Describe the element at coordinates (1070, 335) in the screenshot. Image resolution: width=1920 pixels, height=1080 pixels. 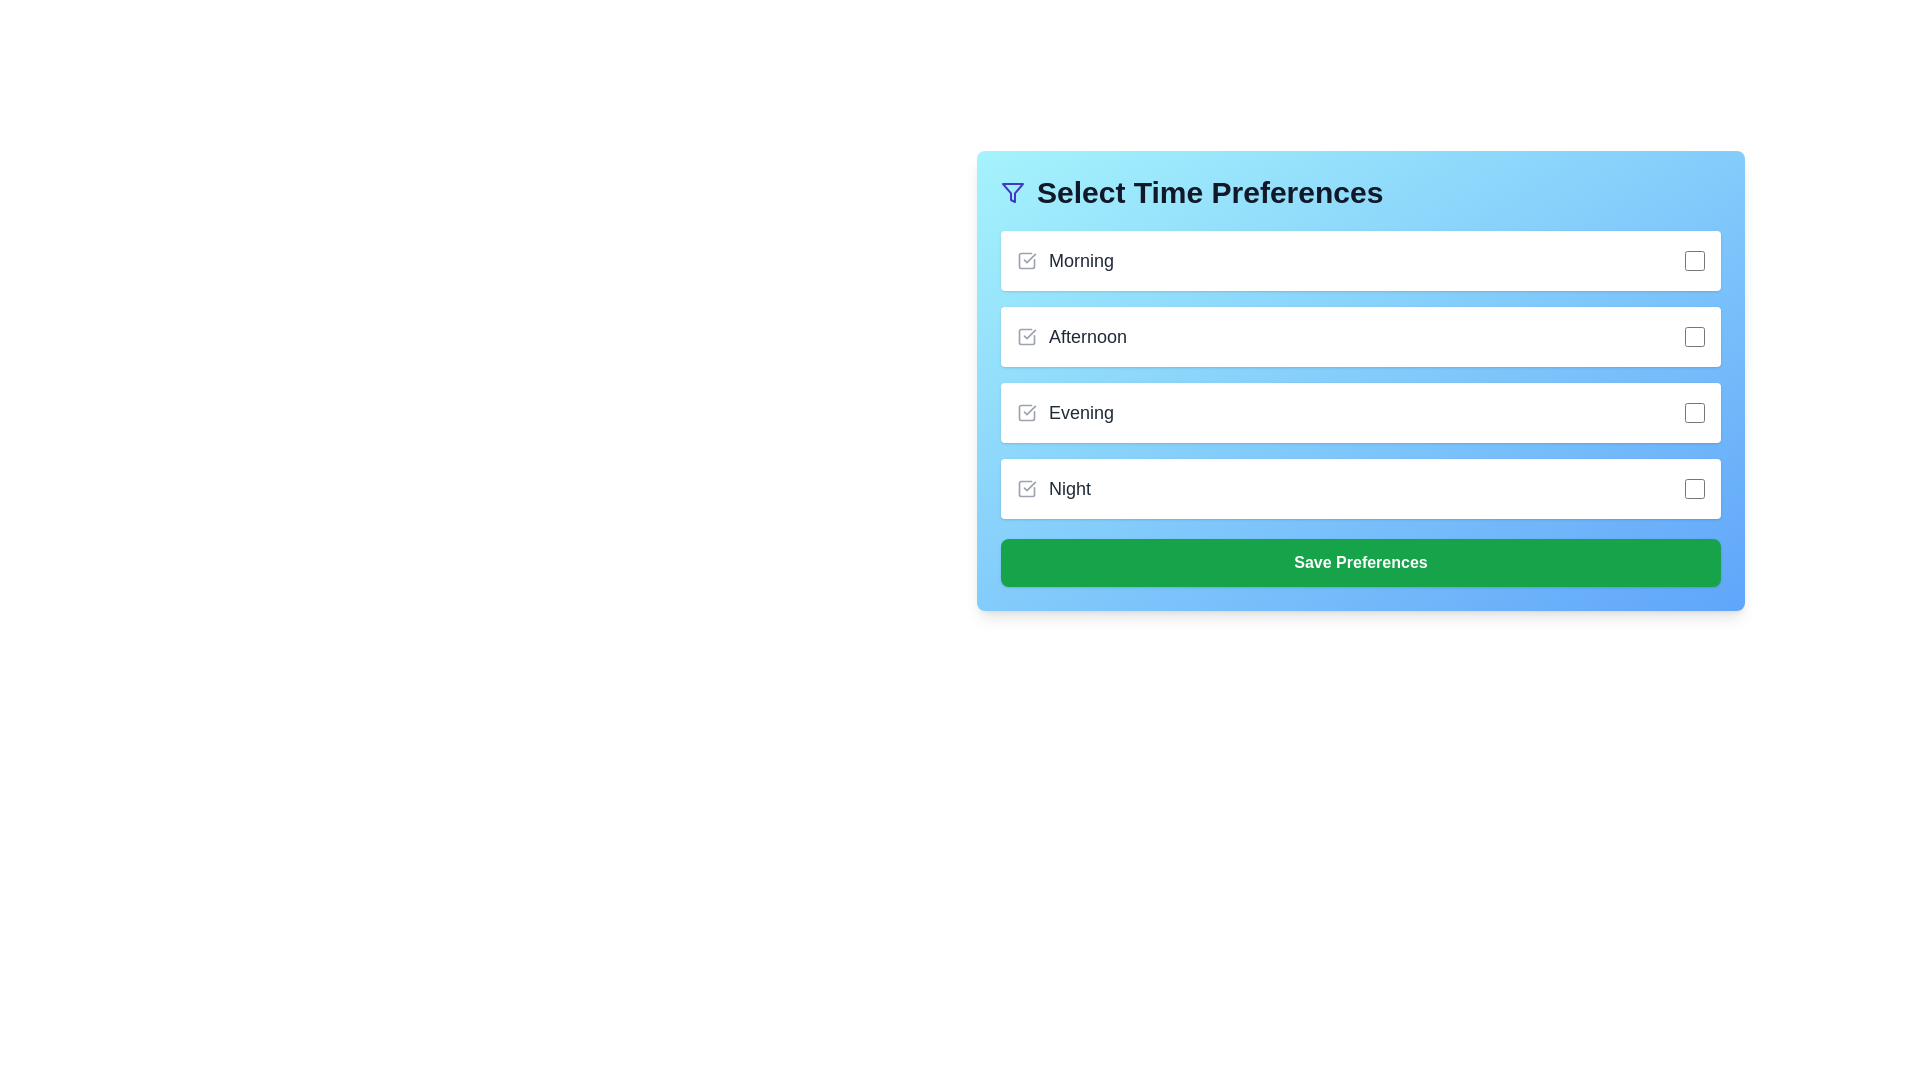
I see `the 'Afternoon' label, which is styled with normal font weight and medium text size, located in the second row of time preferences beneath 'Morning', and positioned next to a gray outlined checkbox` at that location.